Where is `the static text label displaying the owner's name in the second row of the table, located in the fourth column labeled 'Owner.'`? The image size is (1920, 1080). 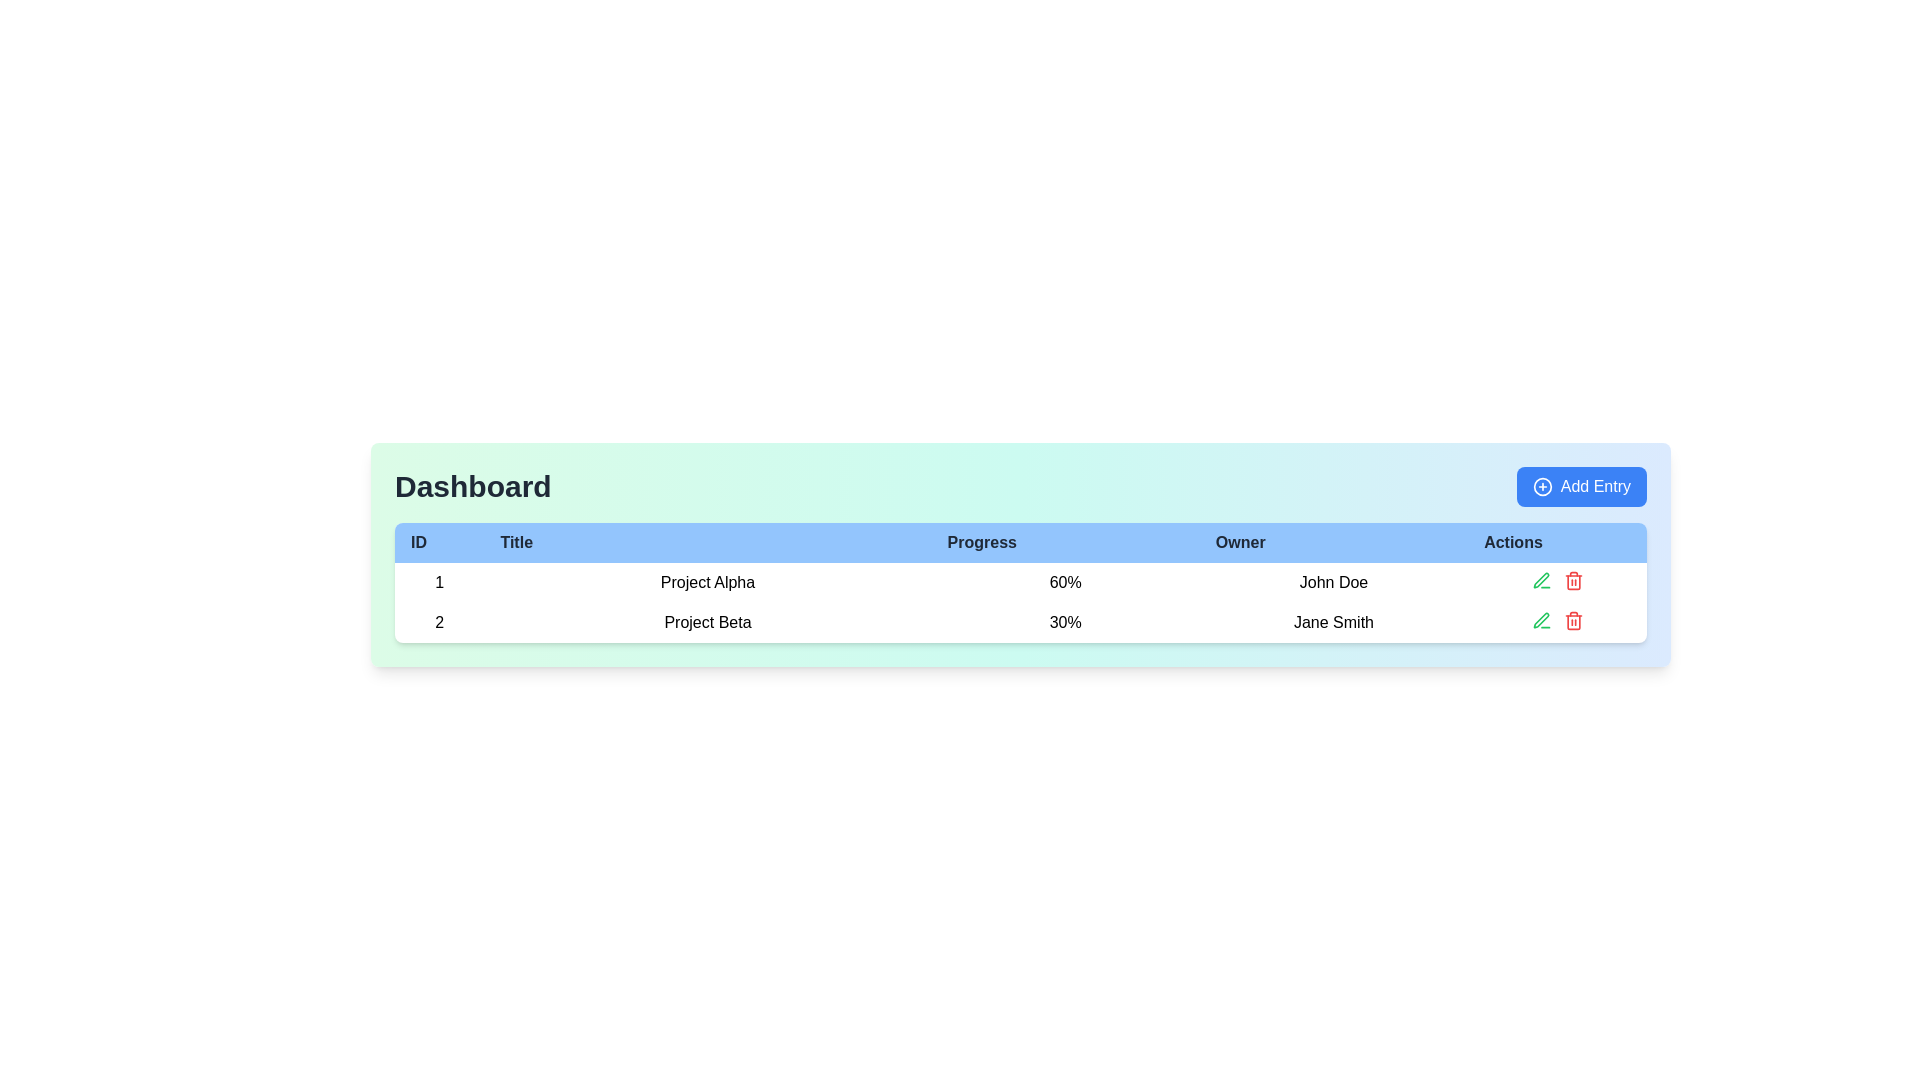 the static text label displaying the owner's name in the second row of the table, located in the fourth column labeled 'Owner.' is located at coordinates (1334, 622).